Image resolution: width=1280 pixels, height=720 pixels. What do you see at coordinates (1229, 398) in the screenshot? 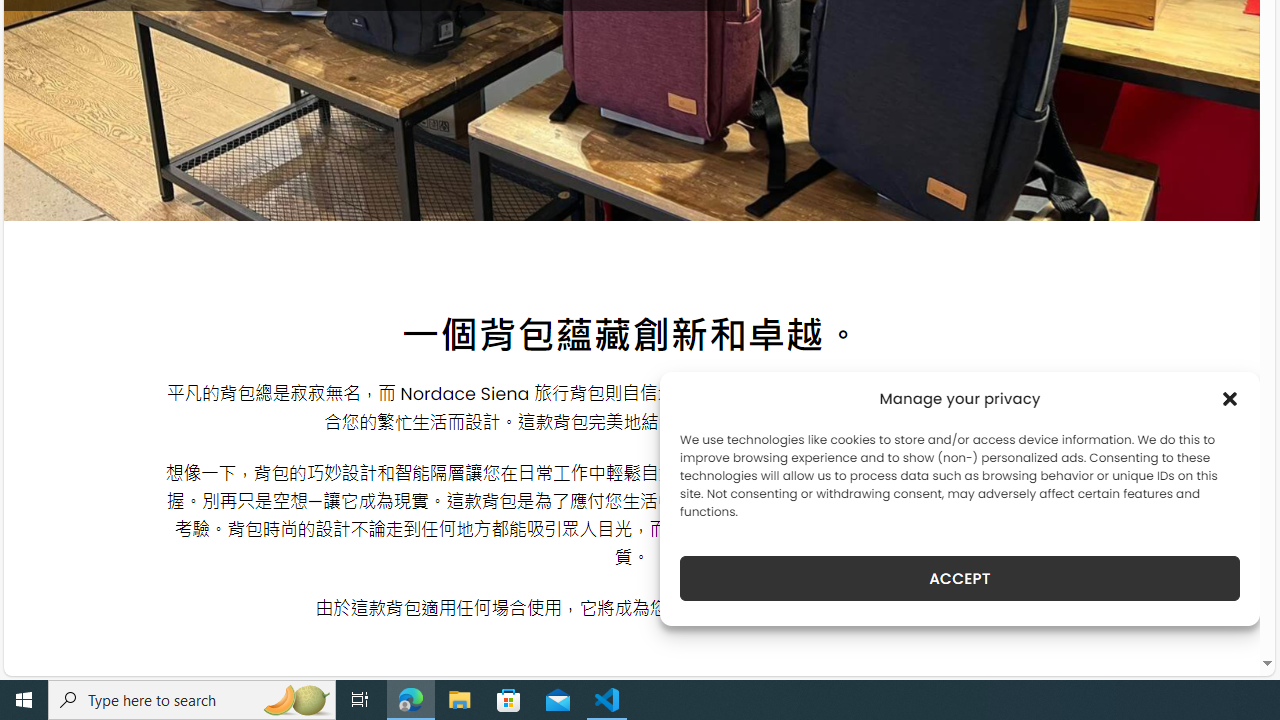
I see `'Class: cmplz-close'` at bounding box center [1229, 398].